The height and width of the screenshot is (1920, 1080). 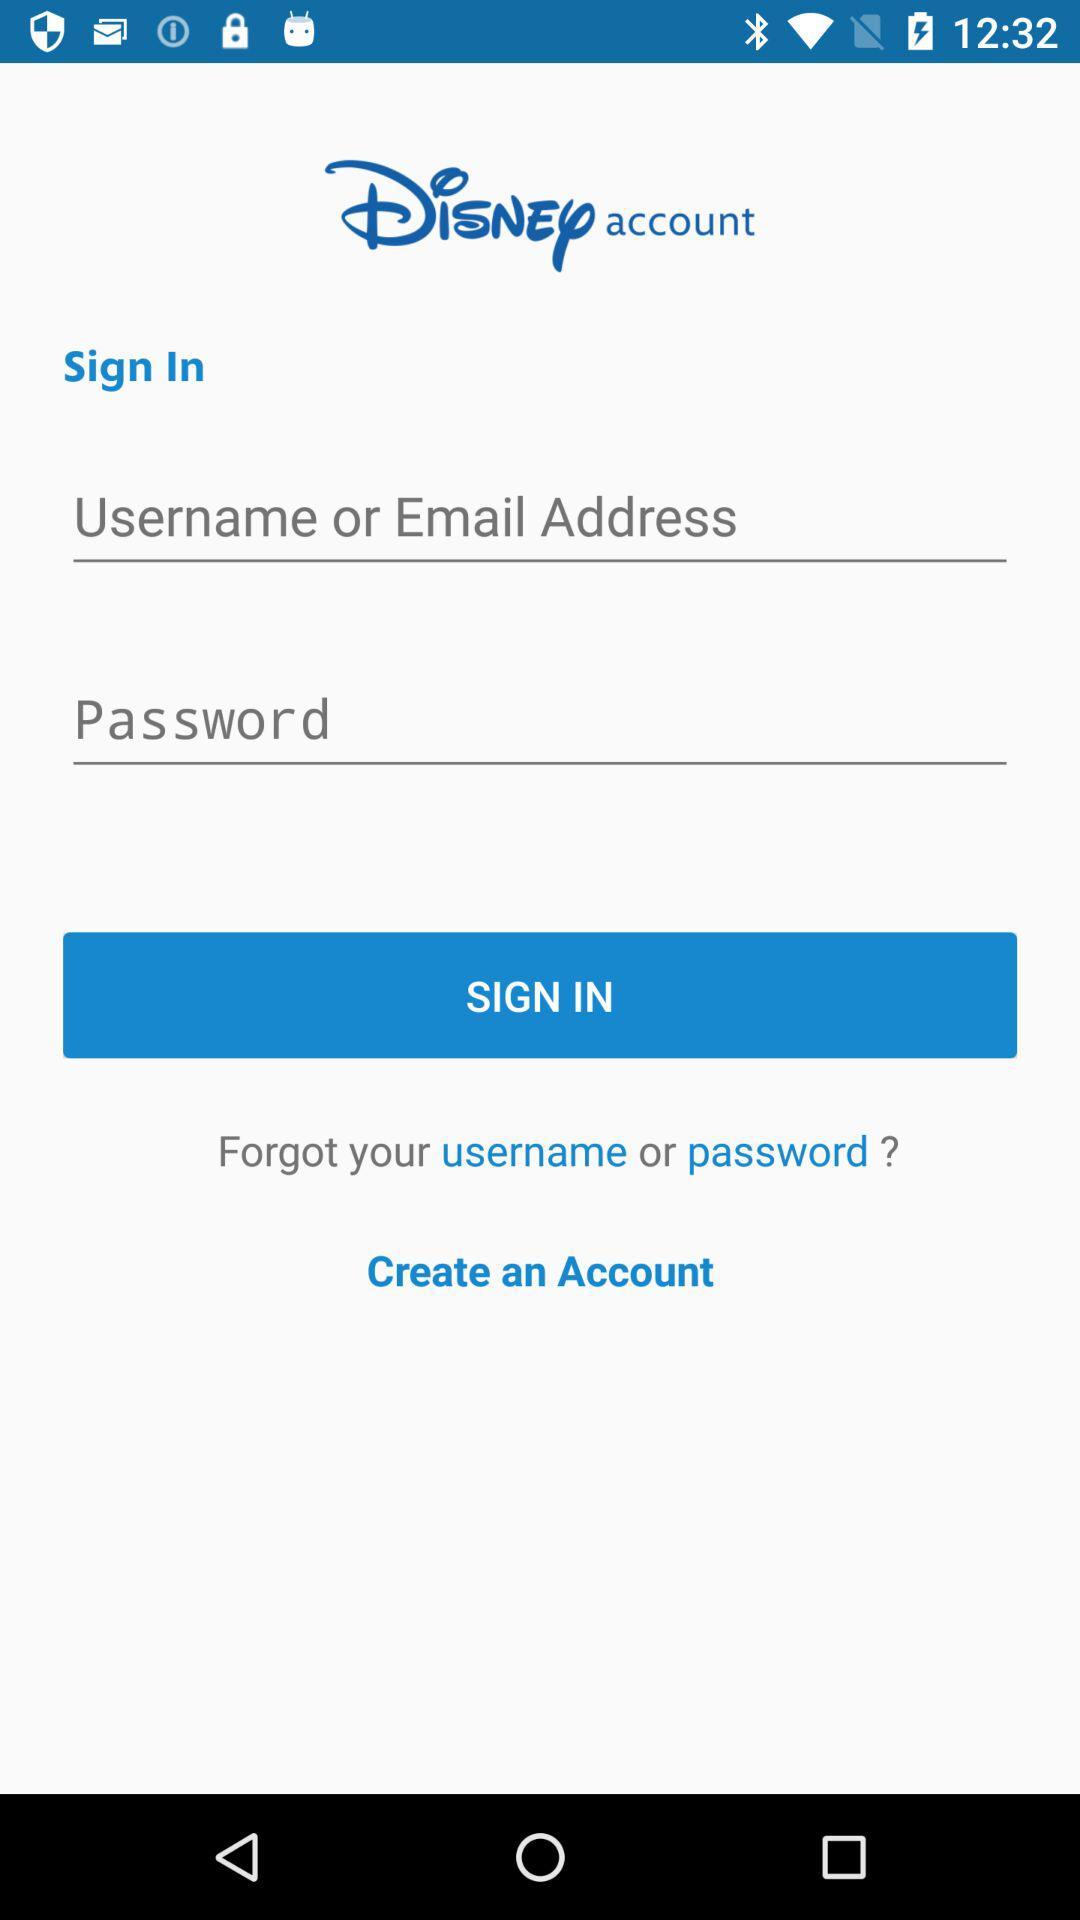 I want to click on type the password, so click(x=540, y=720).